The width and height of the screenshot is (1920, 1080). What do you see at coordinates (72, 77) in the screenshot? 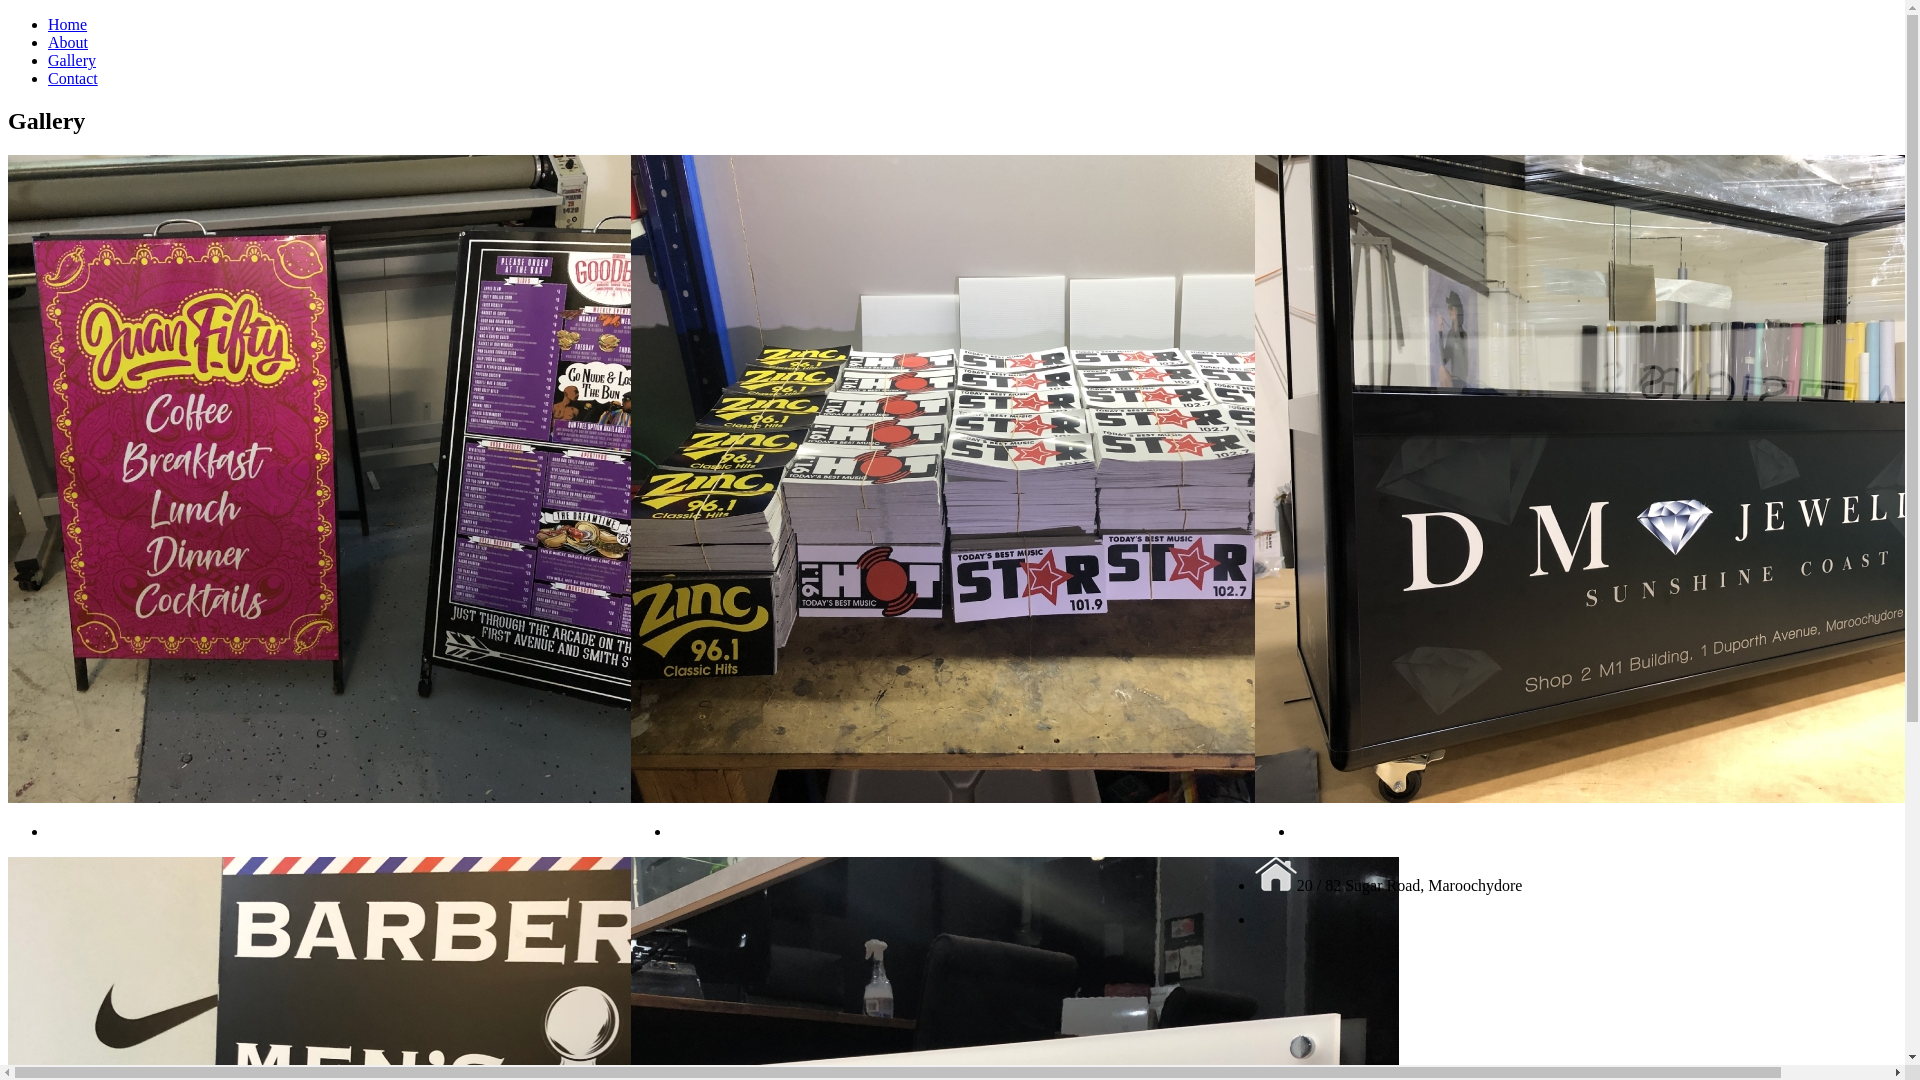
I see `'Contact'` at bounding box center [72, 77].